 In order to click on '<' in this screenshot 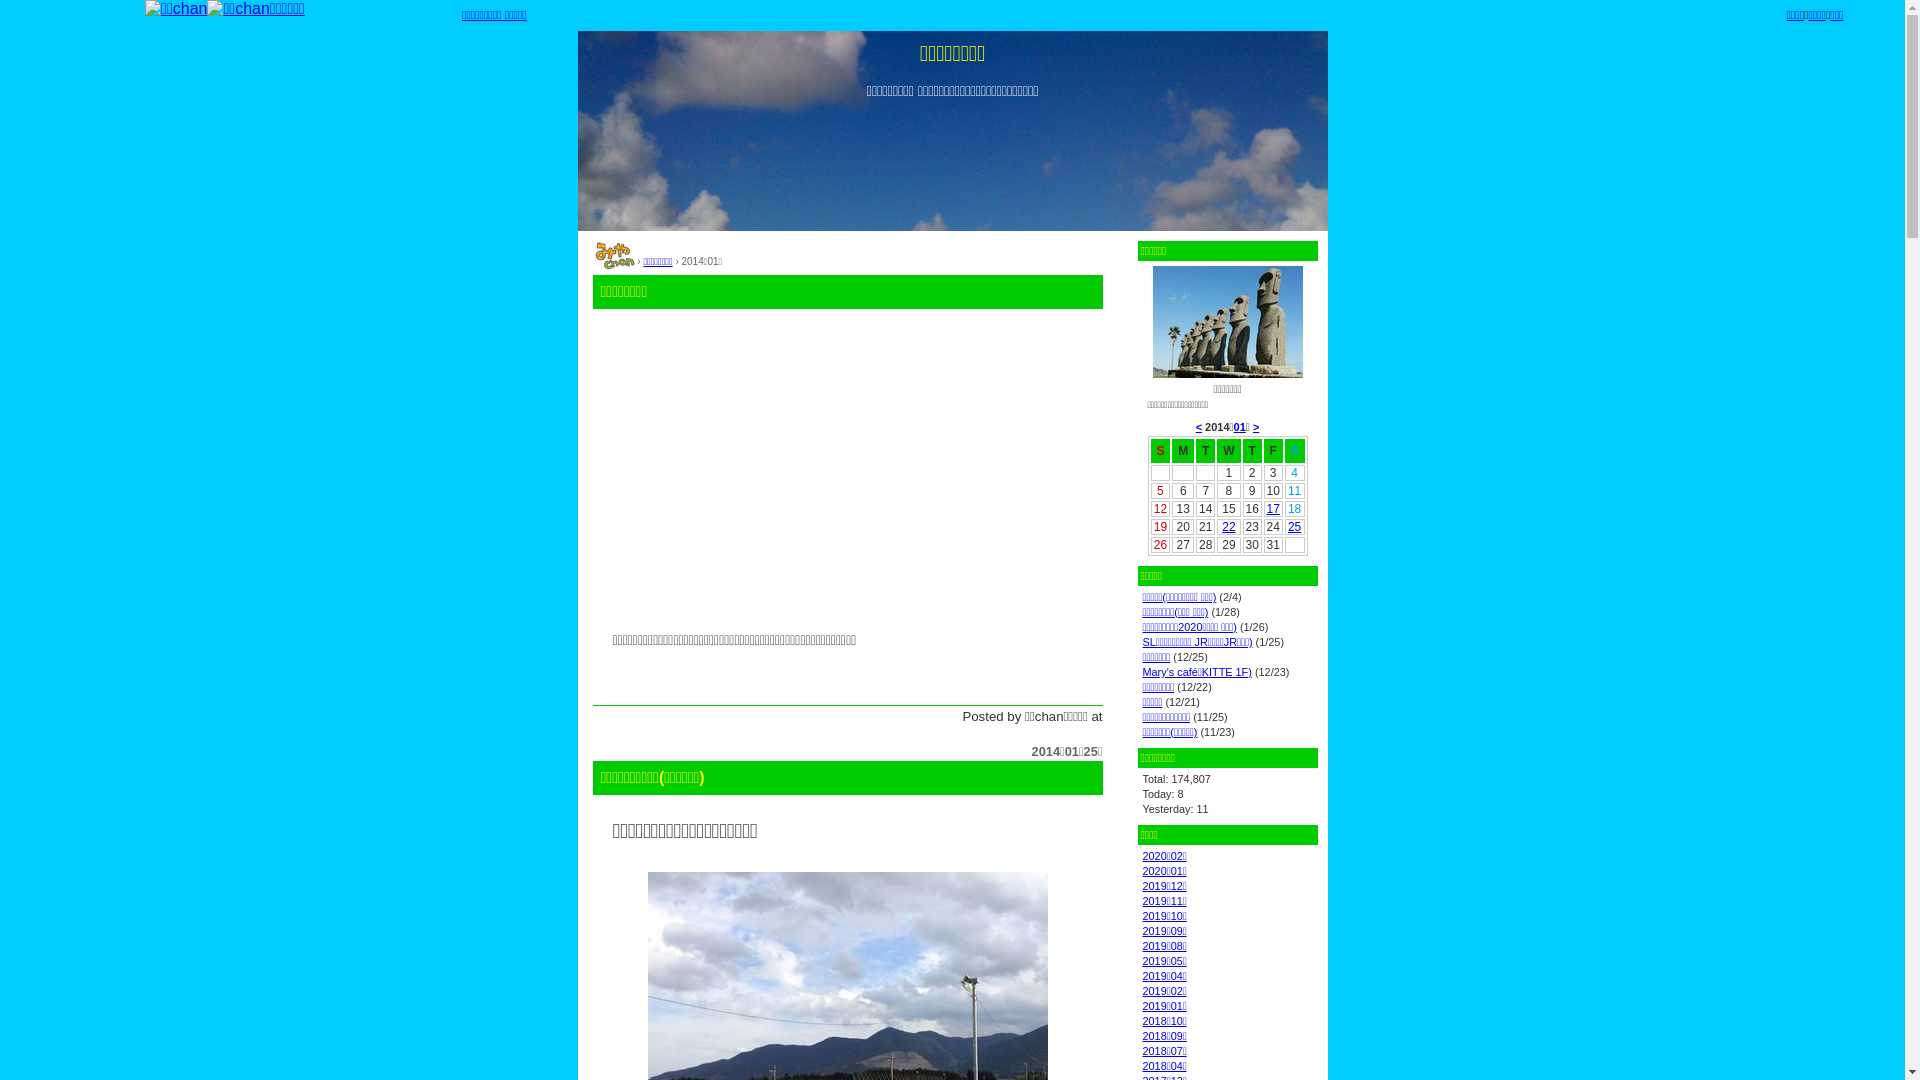, I will do `click(1195, 426)`.